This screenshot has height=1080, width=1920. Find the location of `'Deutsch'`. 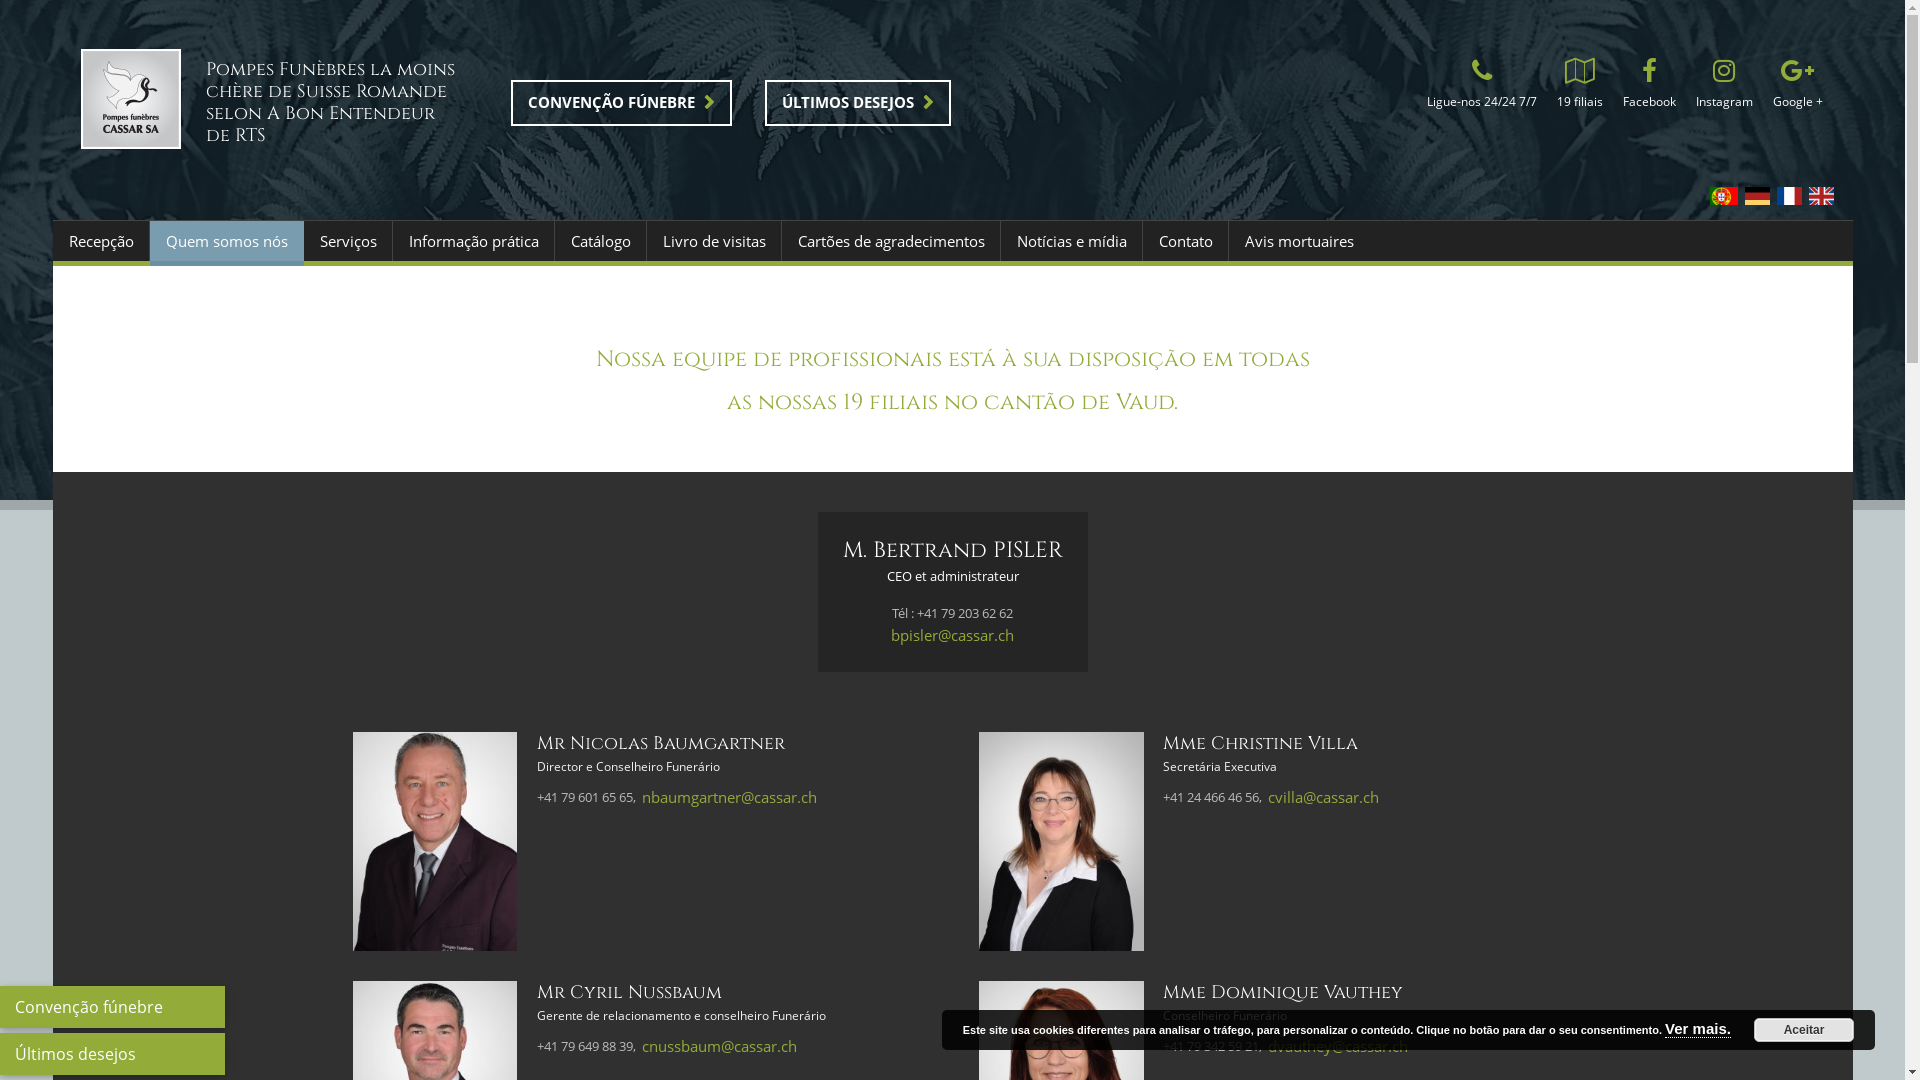

'Deutsch' is located at coordinates (1755, 196).